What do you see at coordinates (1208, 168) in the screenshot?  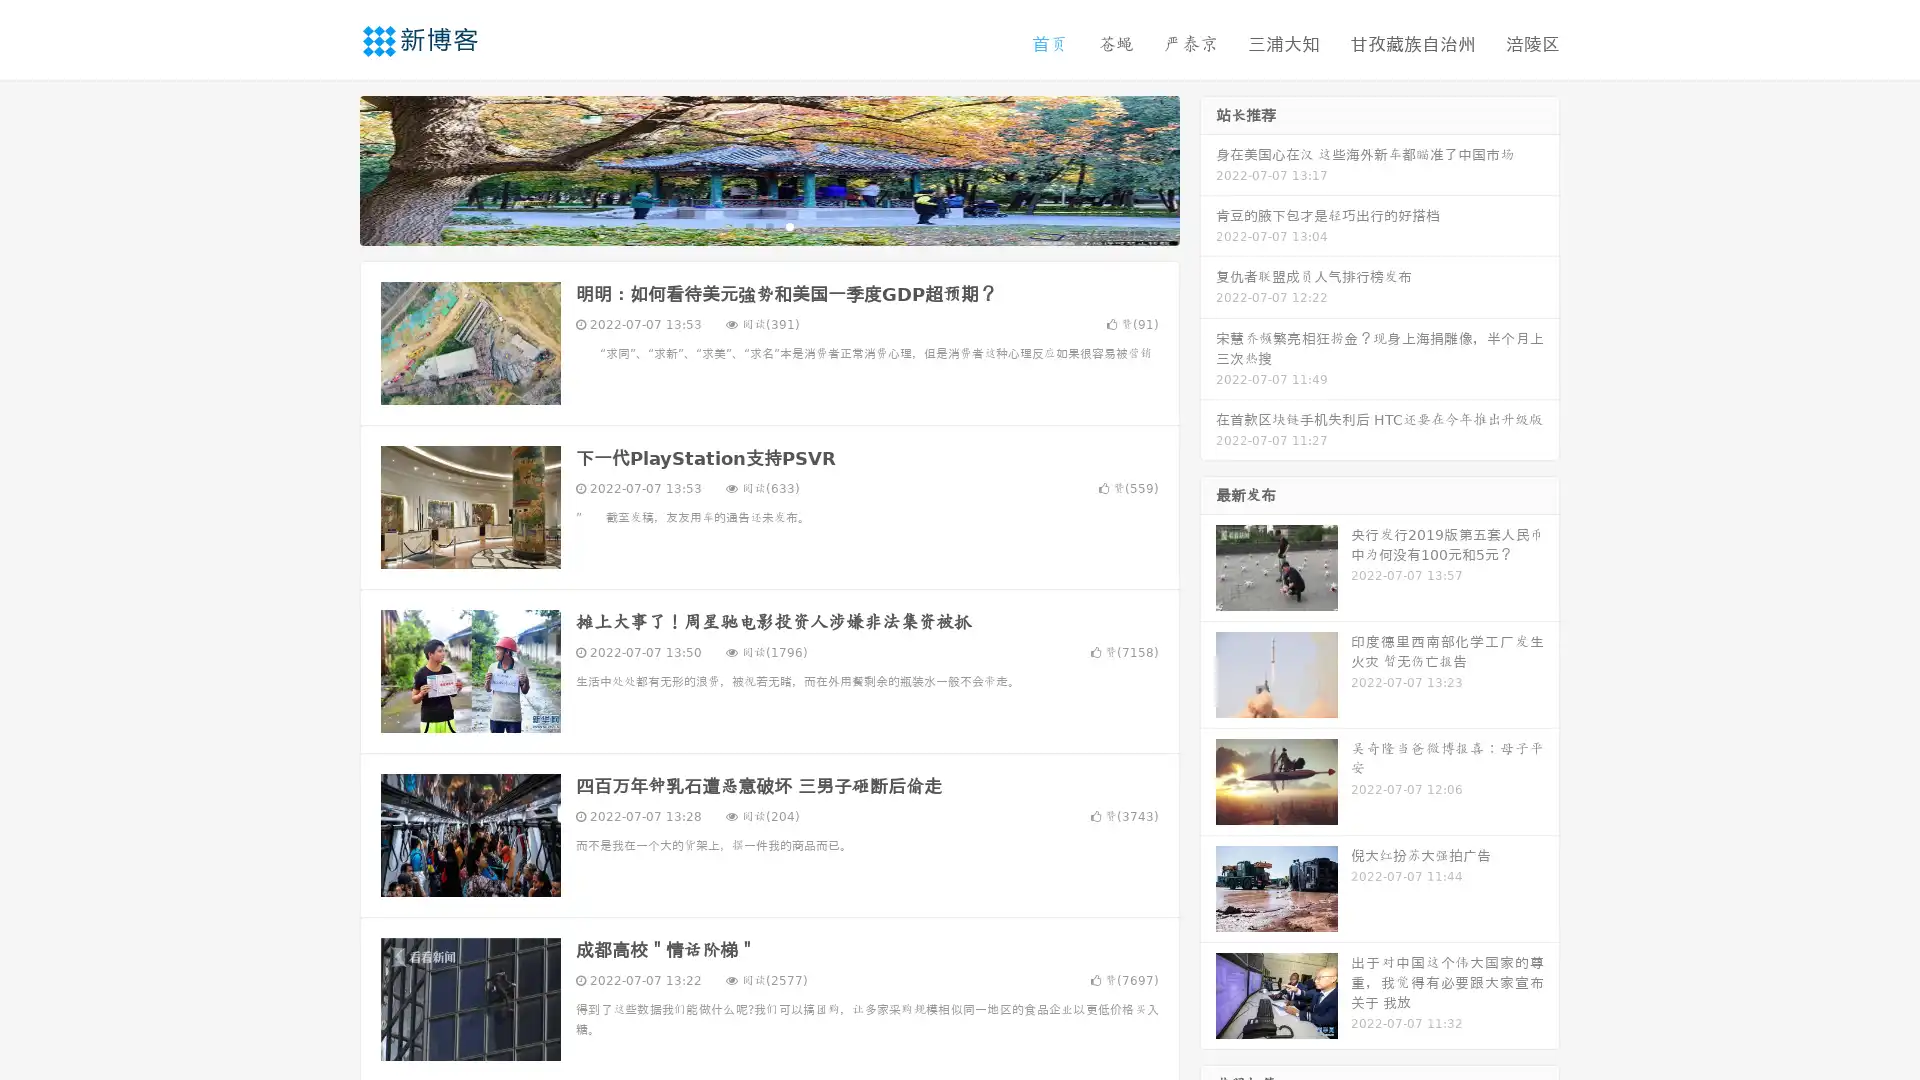 I see `Next slide` at bounding box center [1208, 168].